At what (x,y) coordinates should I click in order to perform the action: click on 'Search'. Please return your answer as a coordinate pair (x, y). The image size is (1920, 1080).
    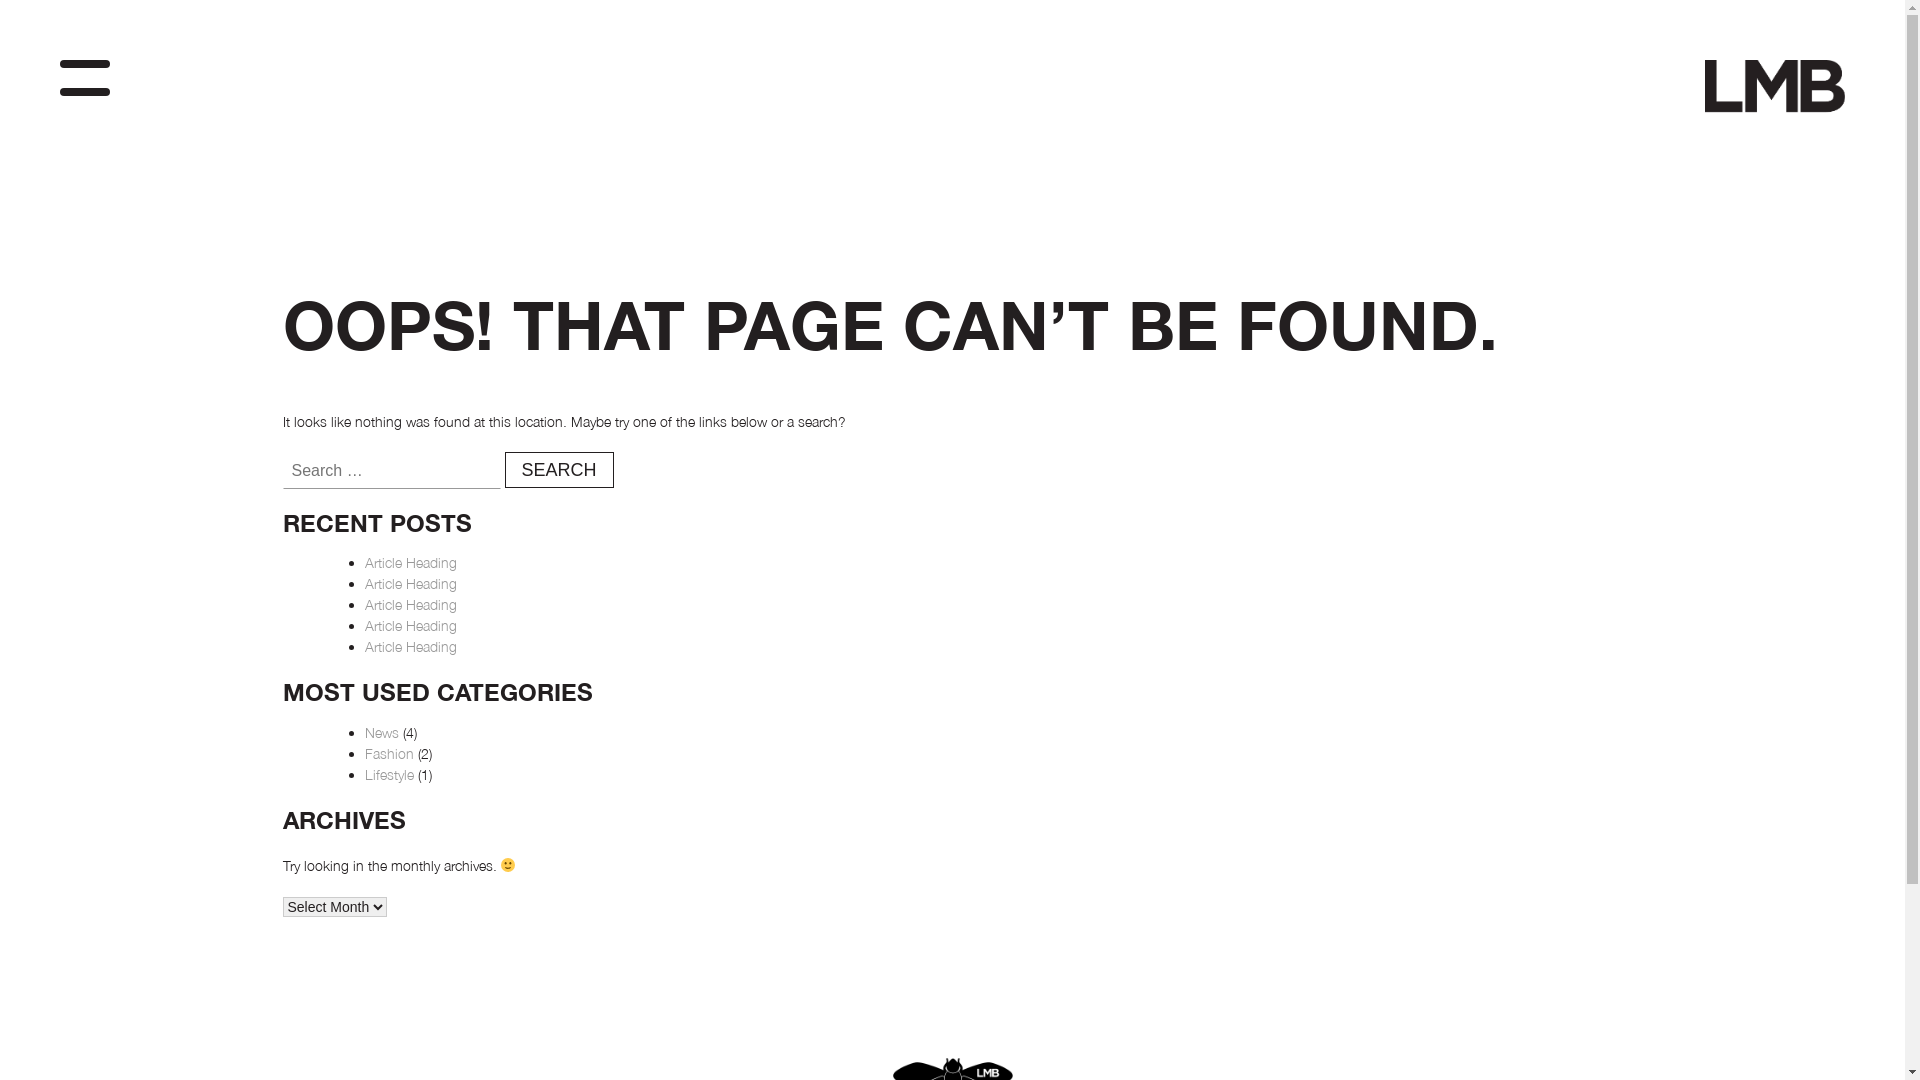
    Looking at the image, I should click on (558, 470).